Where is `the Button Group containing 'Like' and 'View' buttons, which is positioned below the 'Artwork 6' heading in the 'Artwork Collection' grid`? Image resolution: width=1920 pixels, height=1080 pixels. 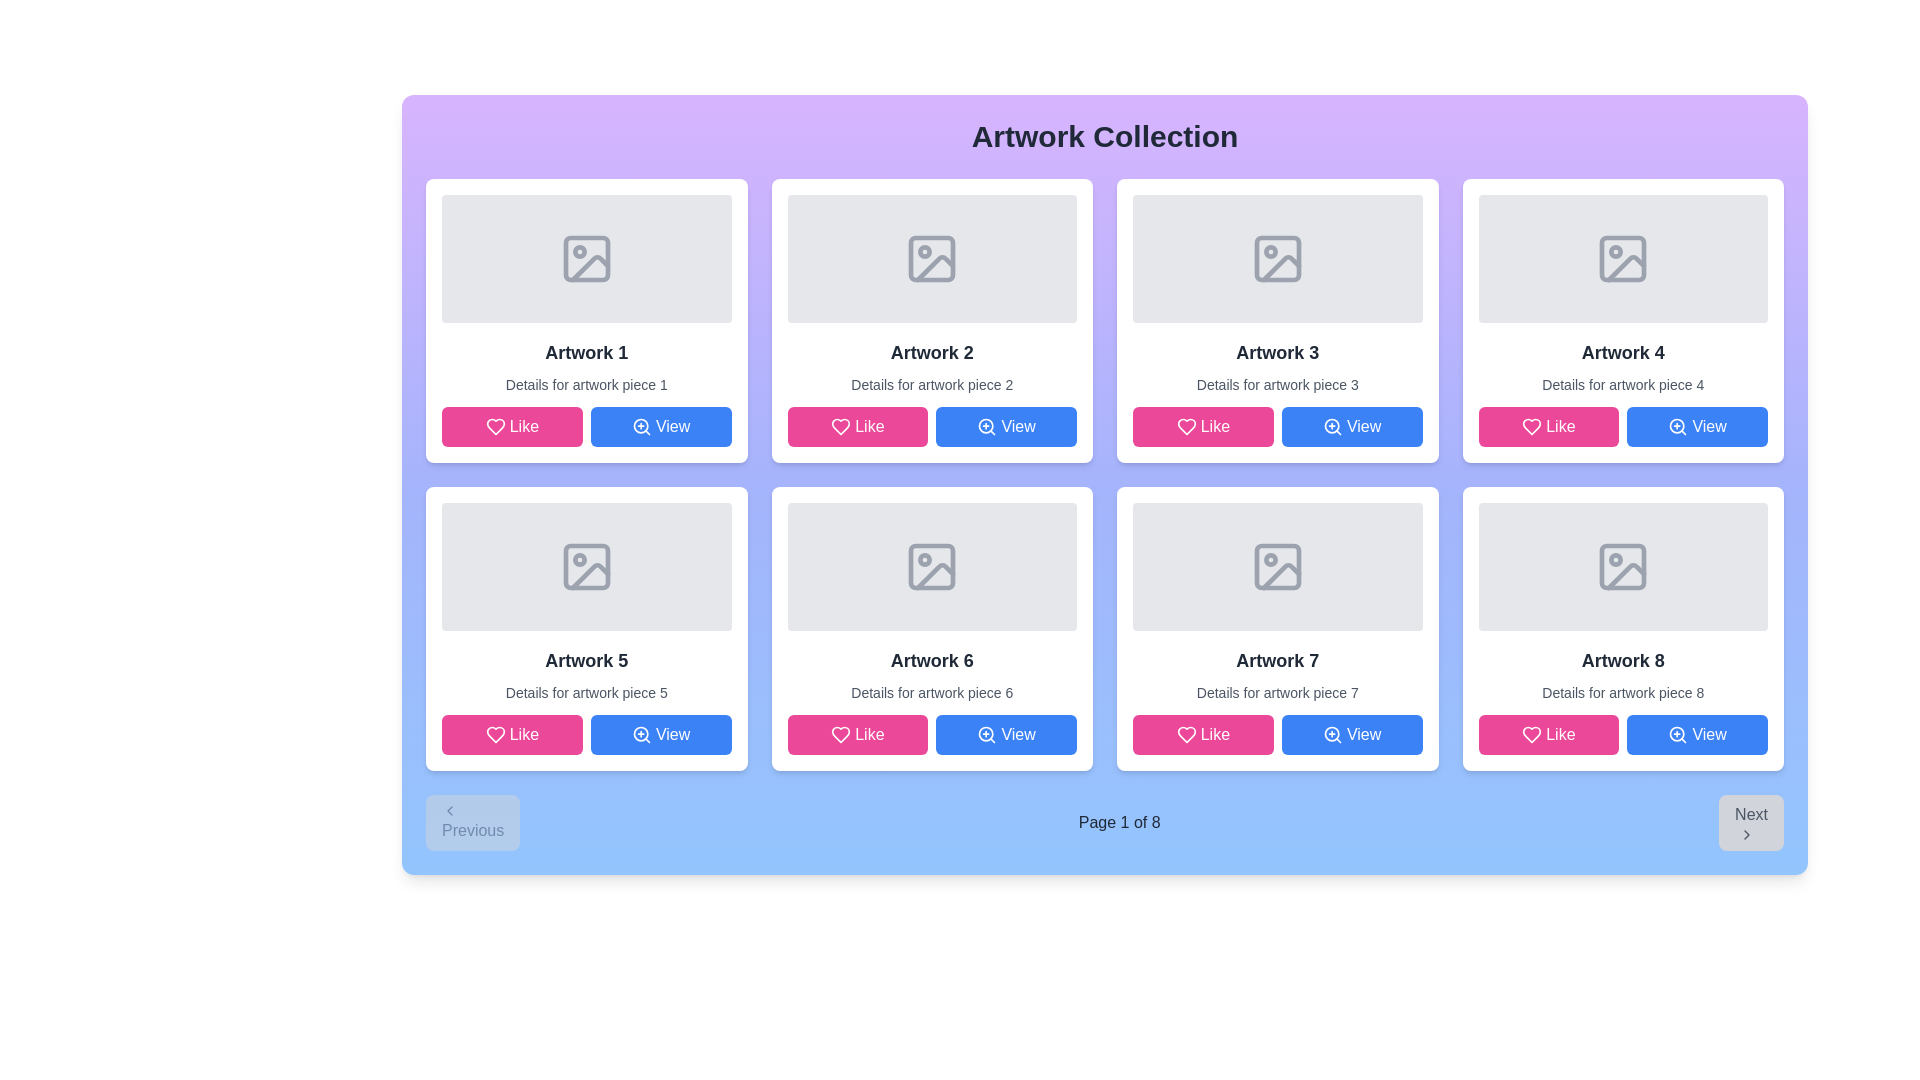 the Button Group containing 'Like' and 'View' buttons, which is positioned below the 'Artwork 6' heading in the 'Artwork Collection' grid is located at coordinates (931, 735).